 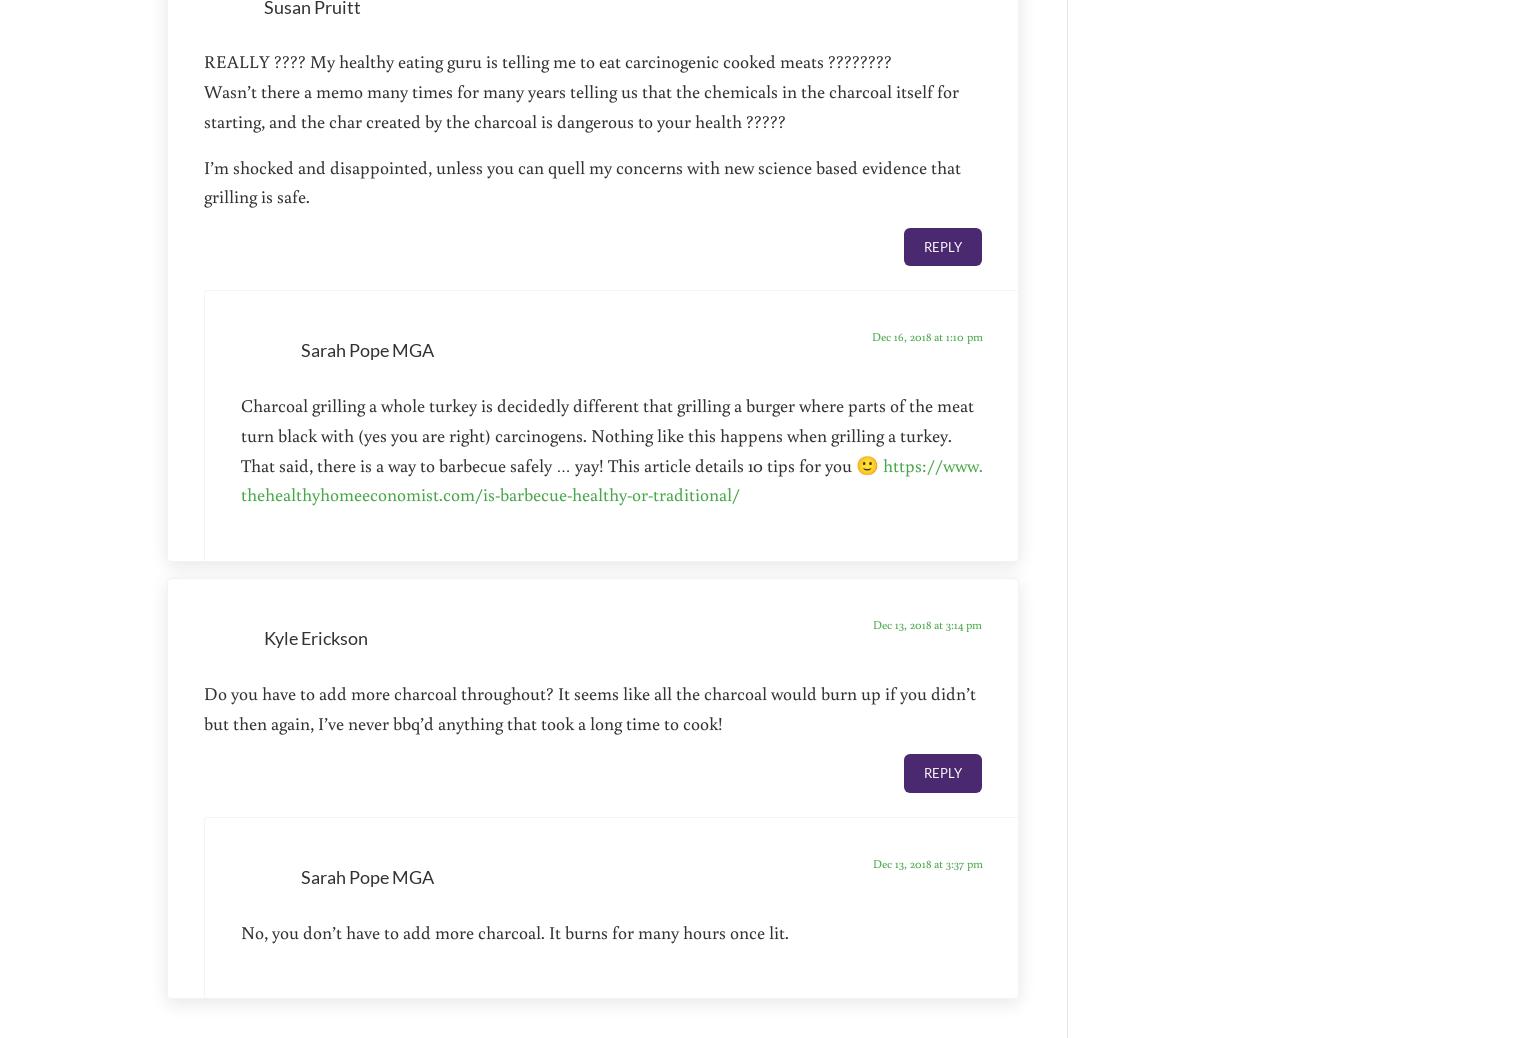 What do you see at coordinates (582, 180) in the screenshot?
I see `'I’m shocked and disappointed, unless you can quell my concerns with new science based evidence that grilling is safe.'` at bounding box center [582, 180].